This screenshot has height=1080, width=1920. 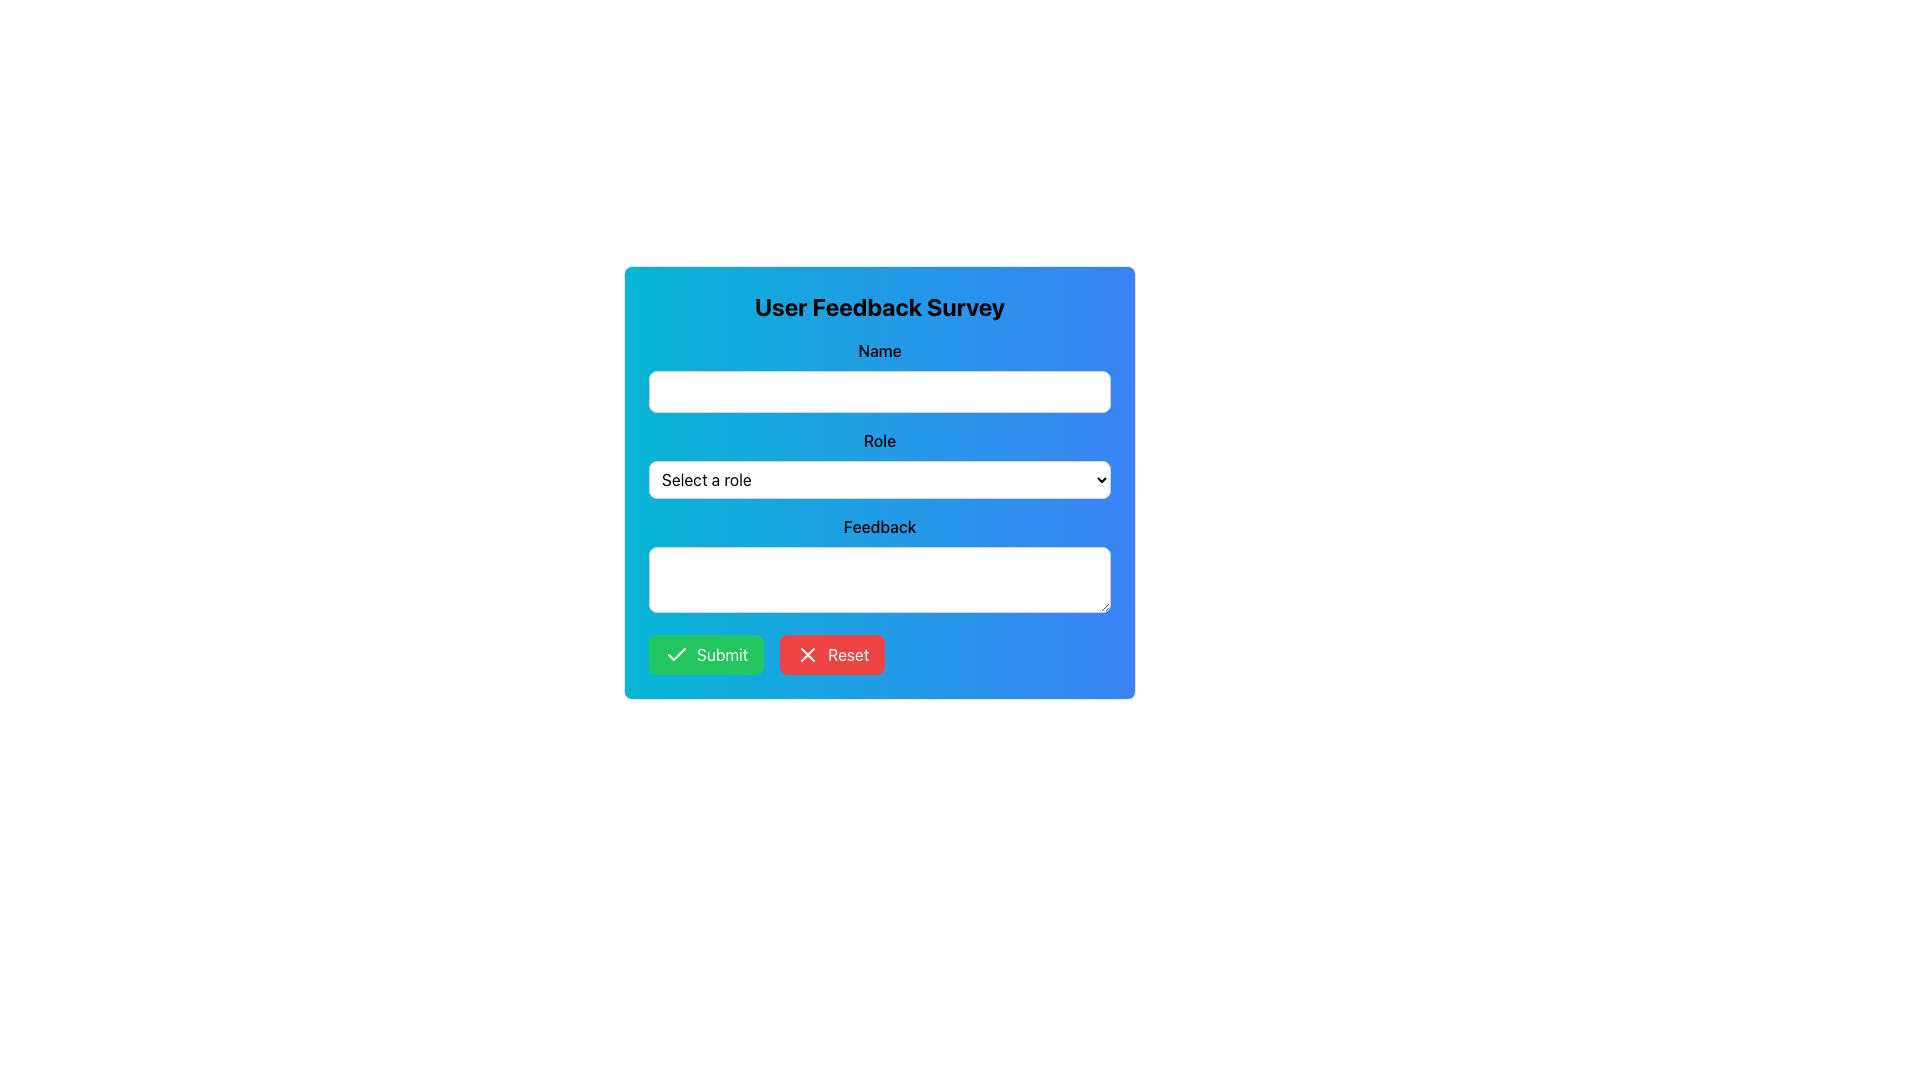 What do you see at coordinates (832, 655) in the screenshot?
I see `the reset button located to the right of the 'Submit' button in the user feedback form` at bounding box center [832, 655].